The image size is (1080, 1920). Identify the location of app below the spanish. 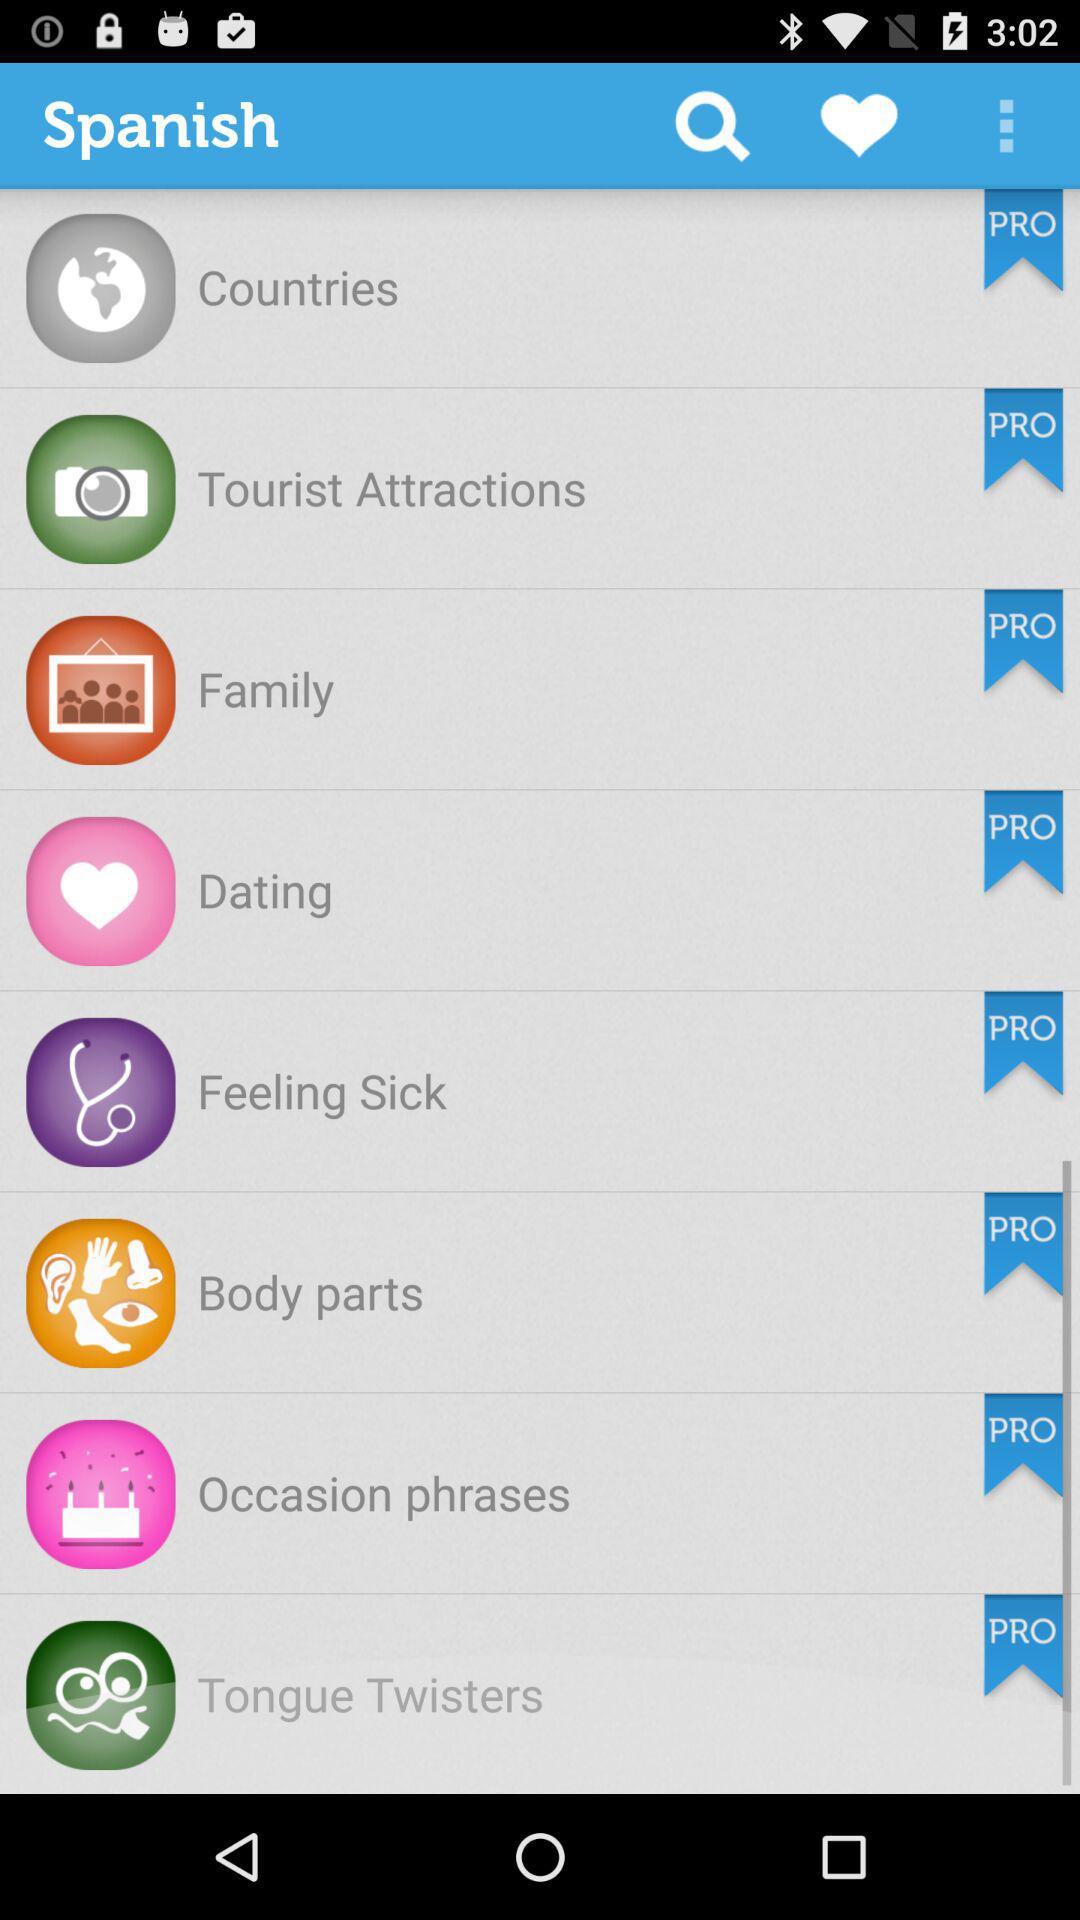
(298, 285).